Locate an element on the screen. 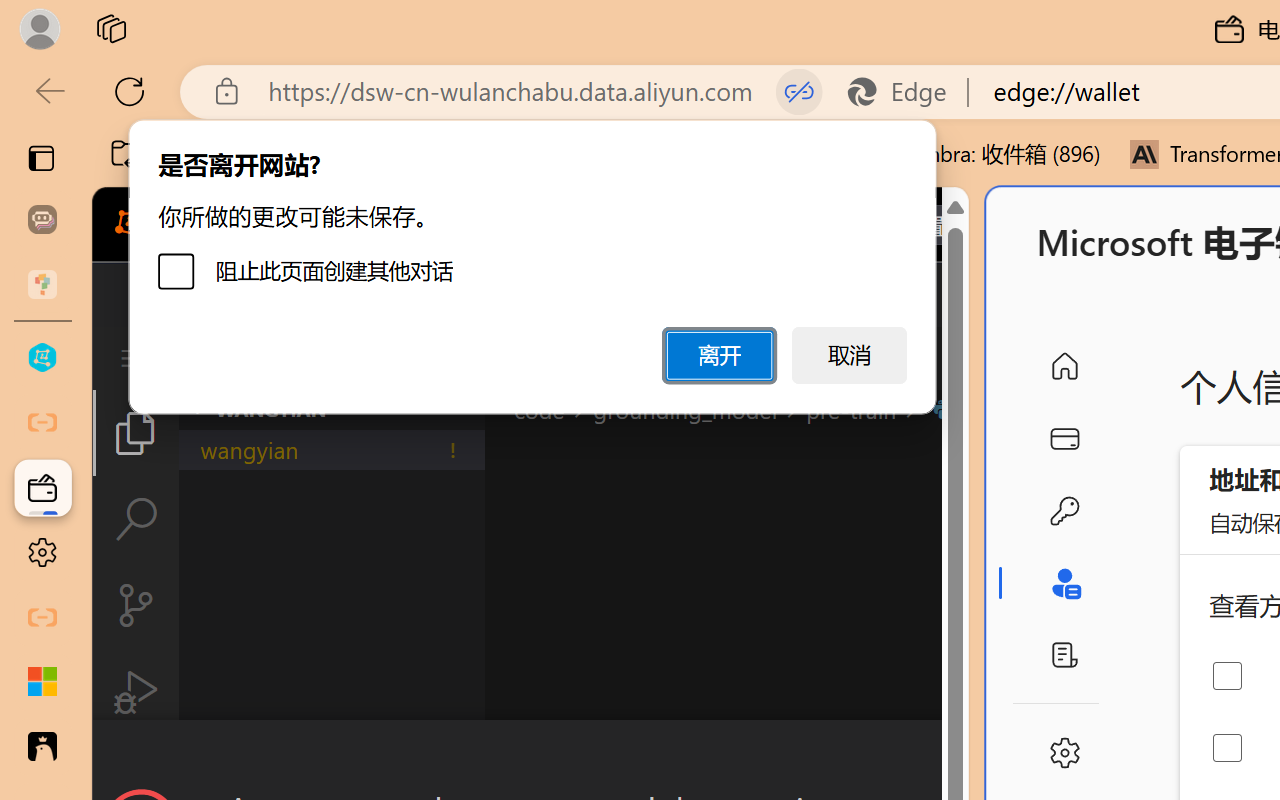  'Run and Debug (Ctrl+Shift+D)' is located at coordinates (134, 692).